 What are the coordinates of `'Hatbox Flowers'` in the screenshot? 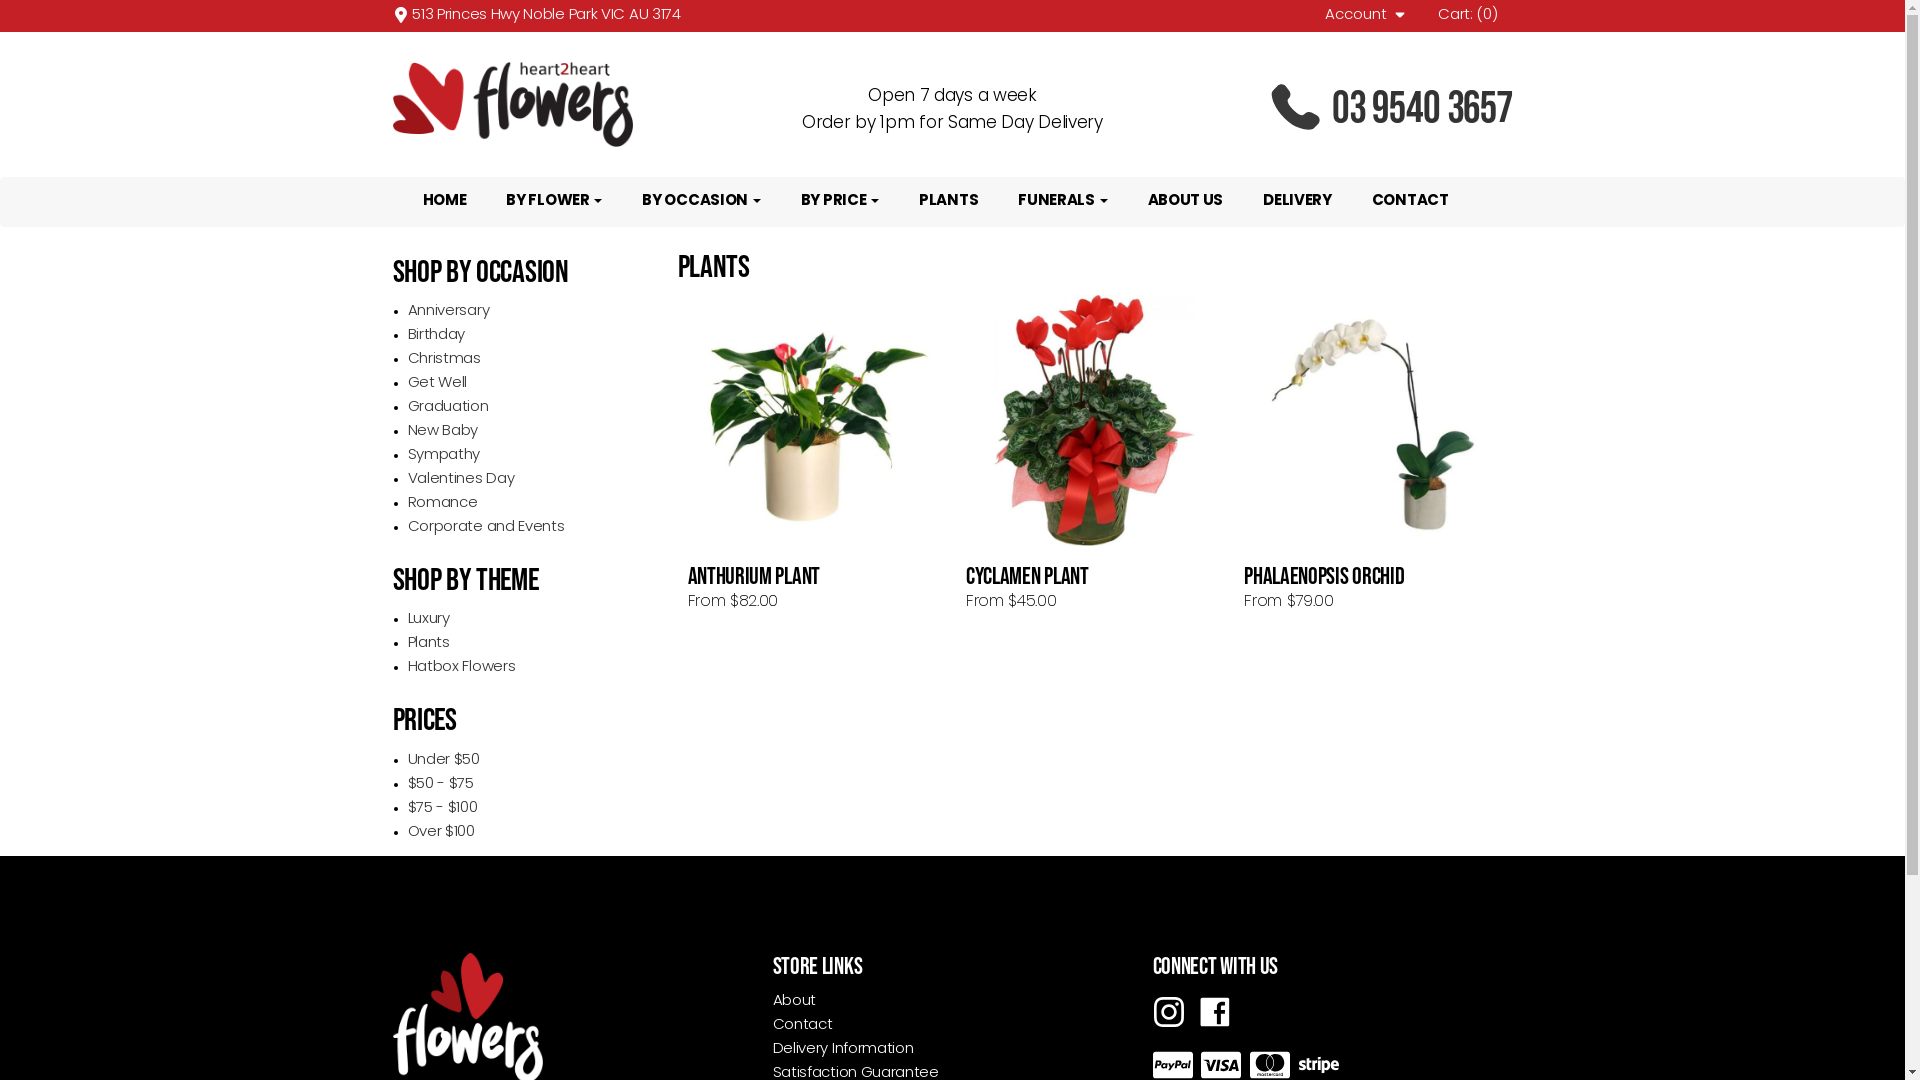 It's located at (460, 667).